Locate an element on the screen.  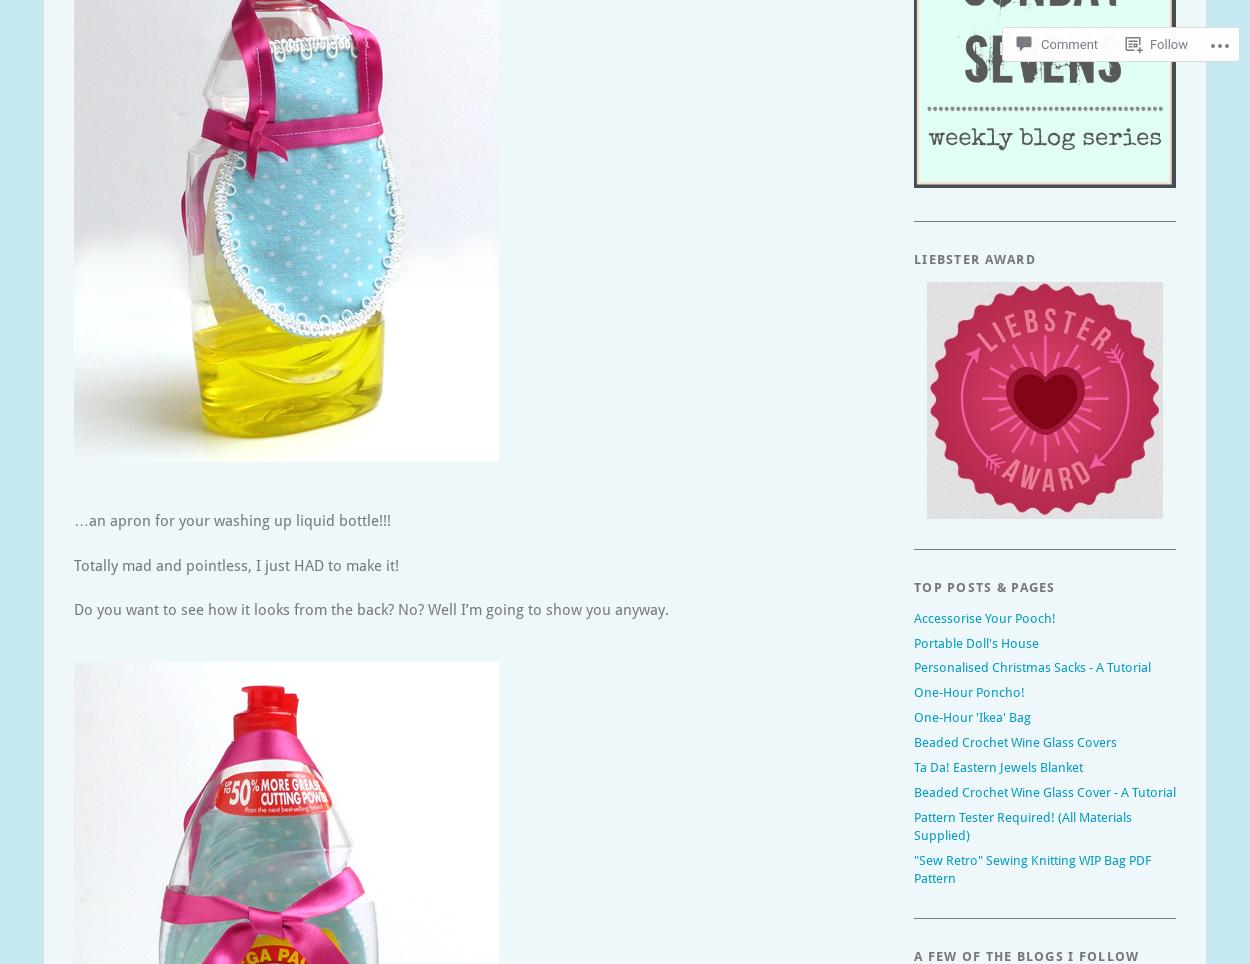
'Pattern Tester Required! (All Materials Supplied)' is located at coordinates (1023, 824).